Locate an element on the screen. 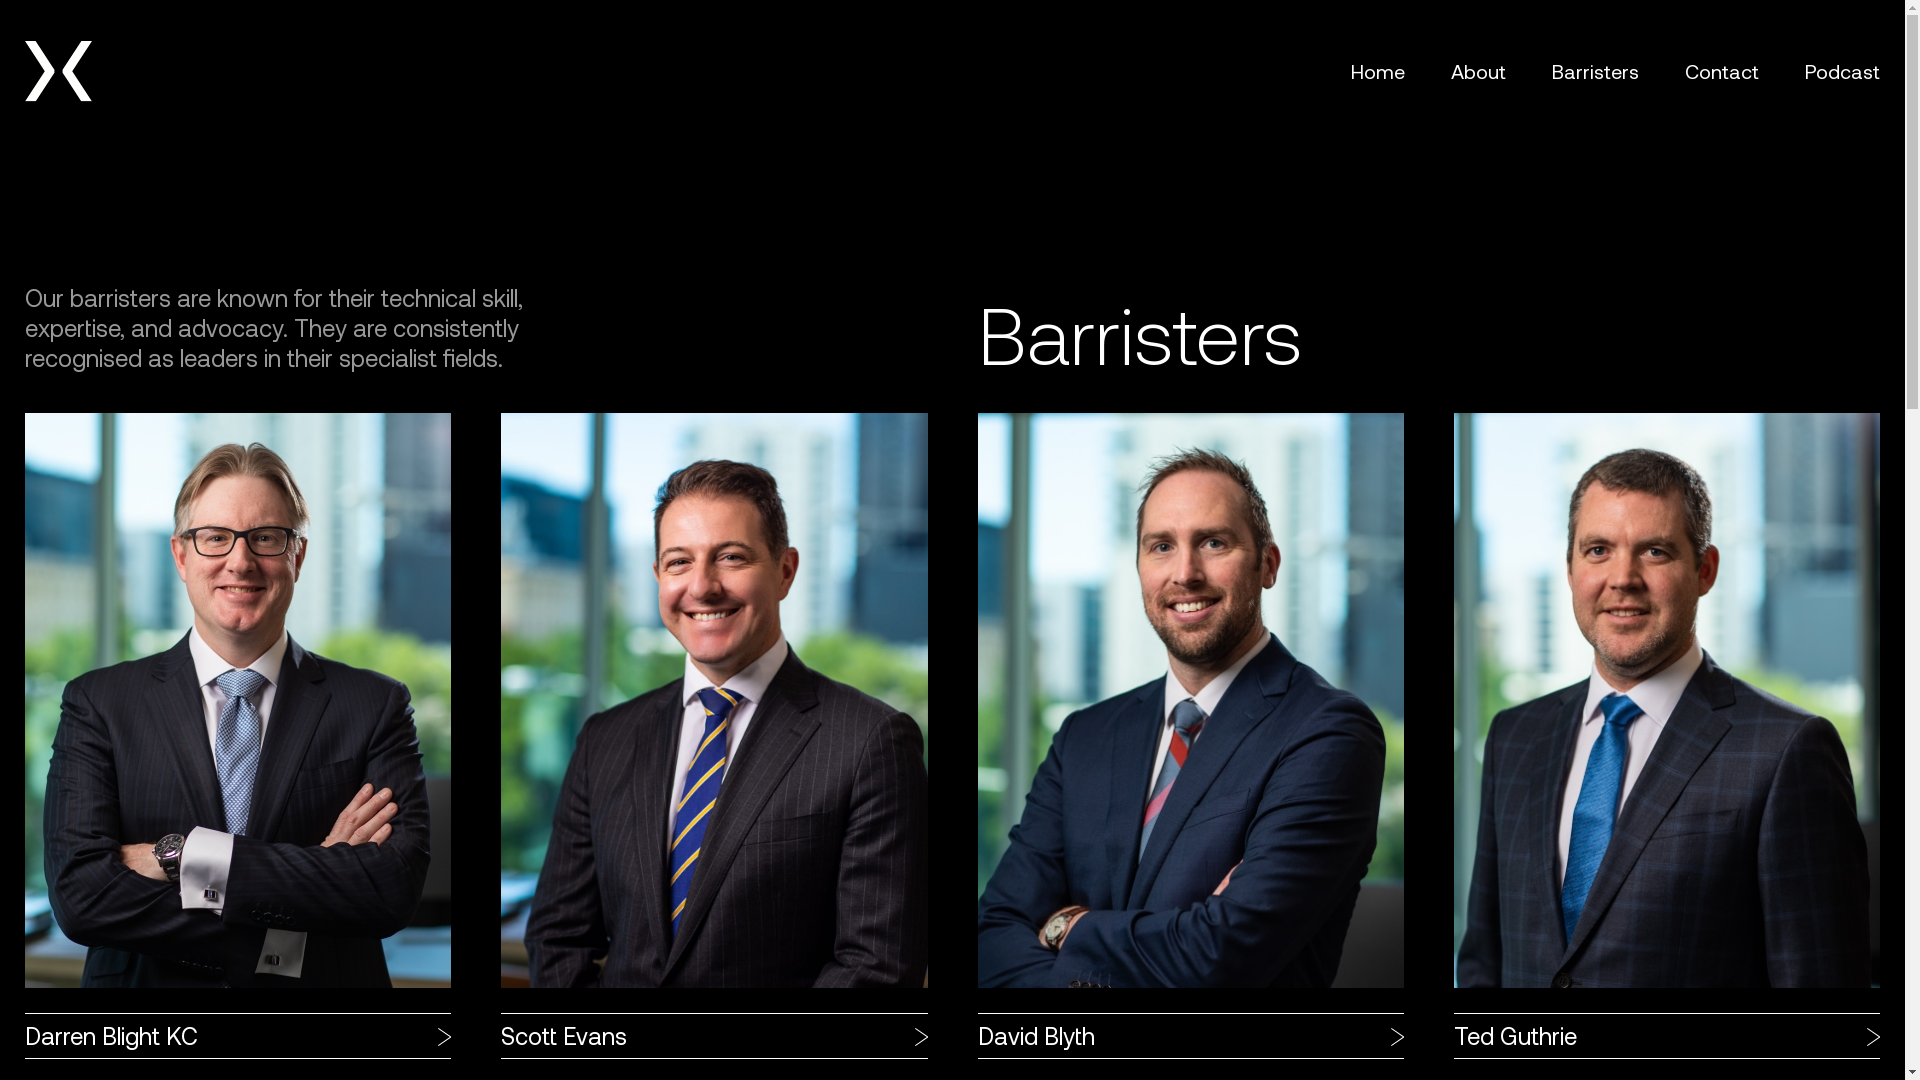 This screenshot has width=1920, height=1080. 'About' is located at coordinates (1450, 69).